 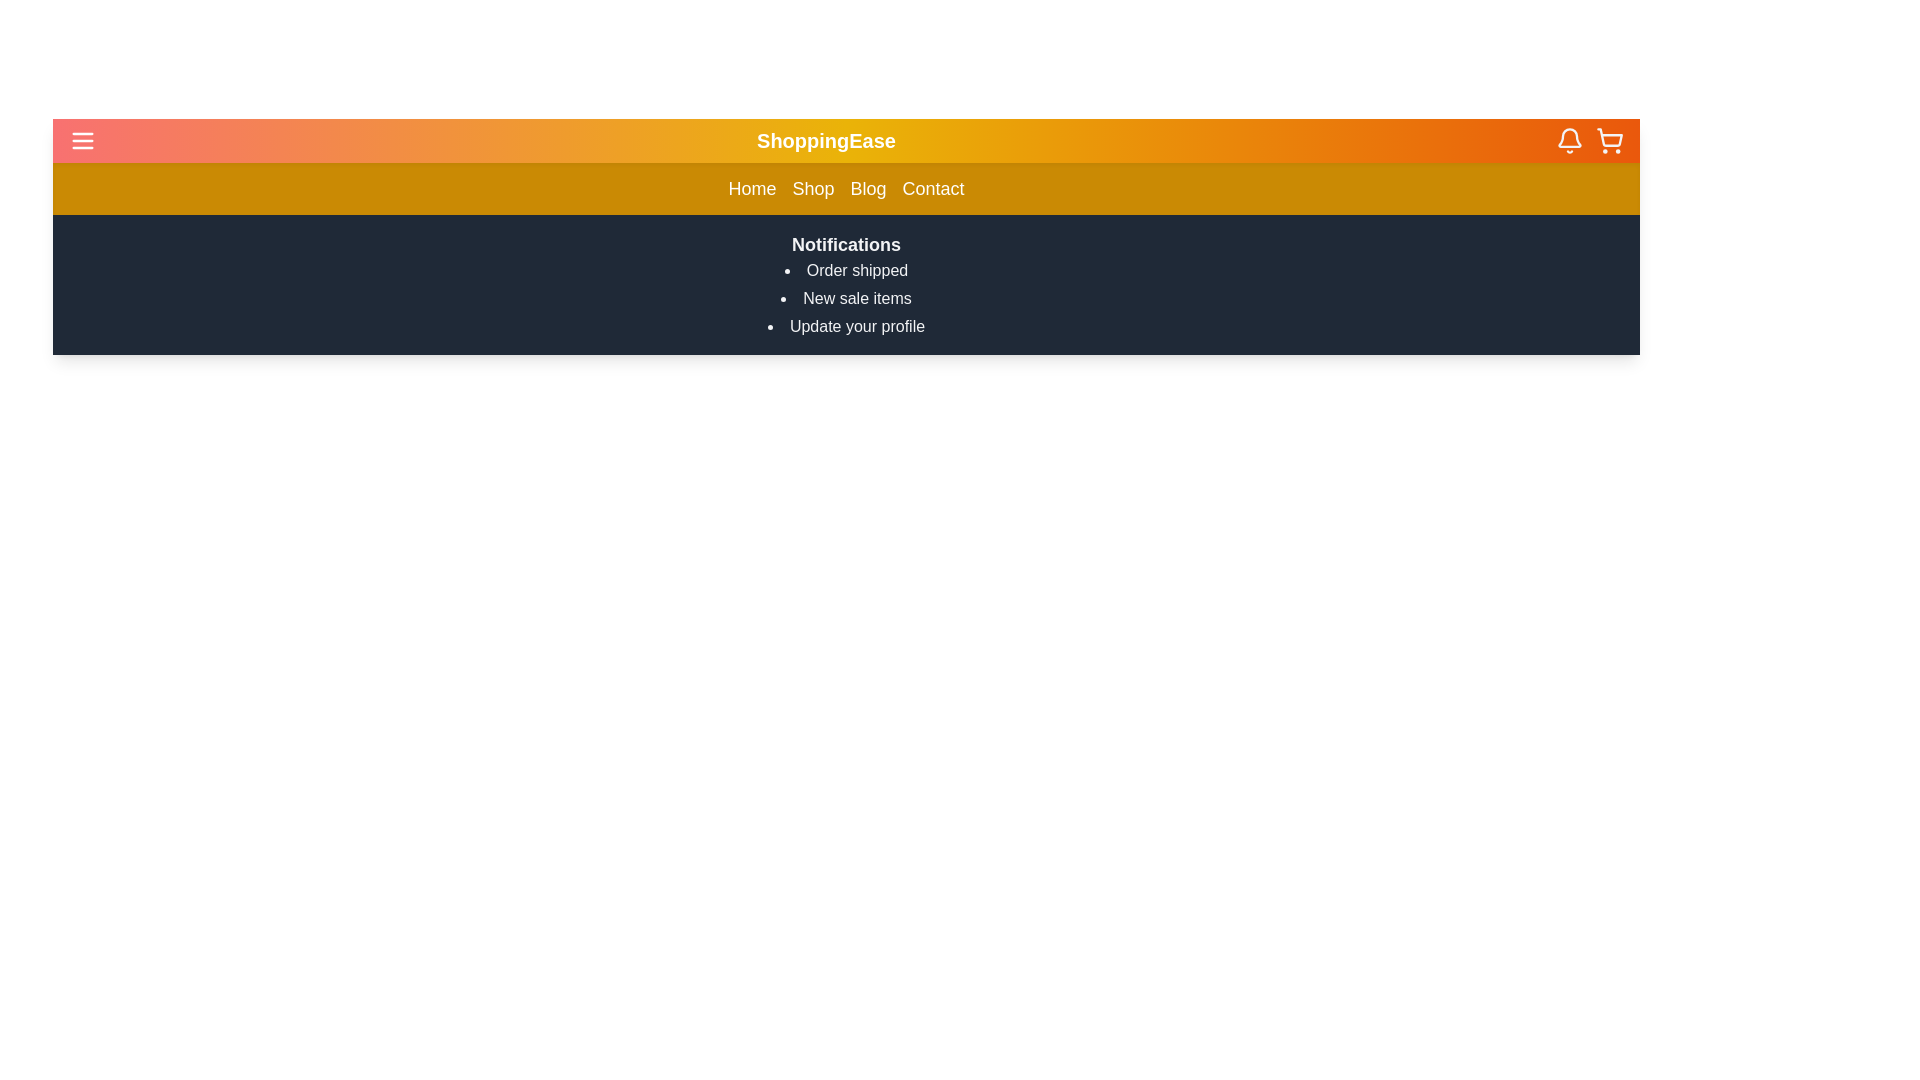 I want to click on the Static text label reading 'ShoppingEase' located in the header section of the application interface, so click(x=826, y=140).